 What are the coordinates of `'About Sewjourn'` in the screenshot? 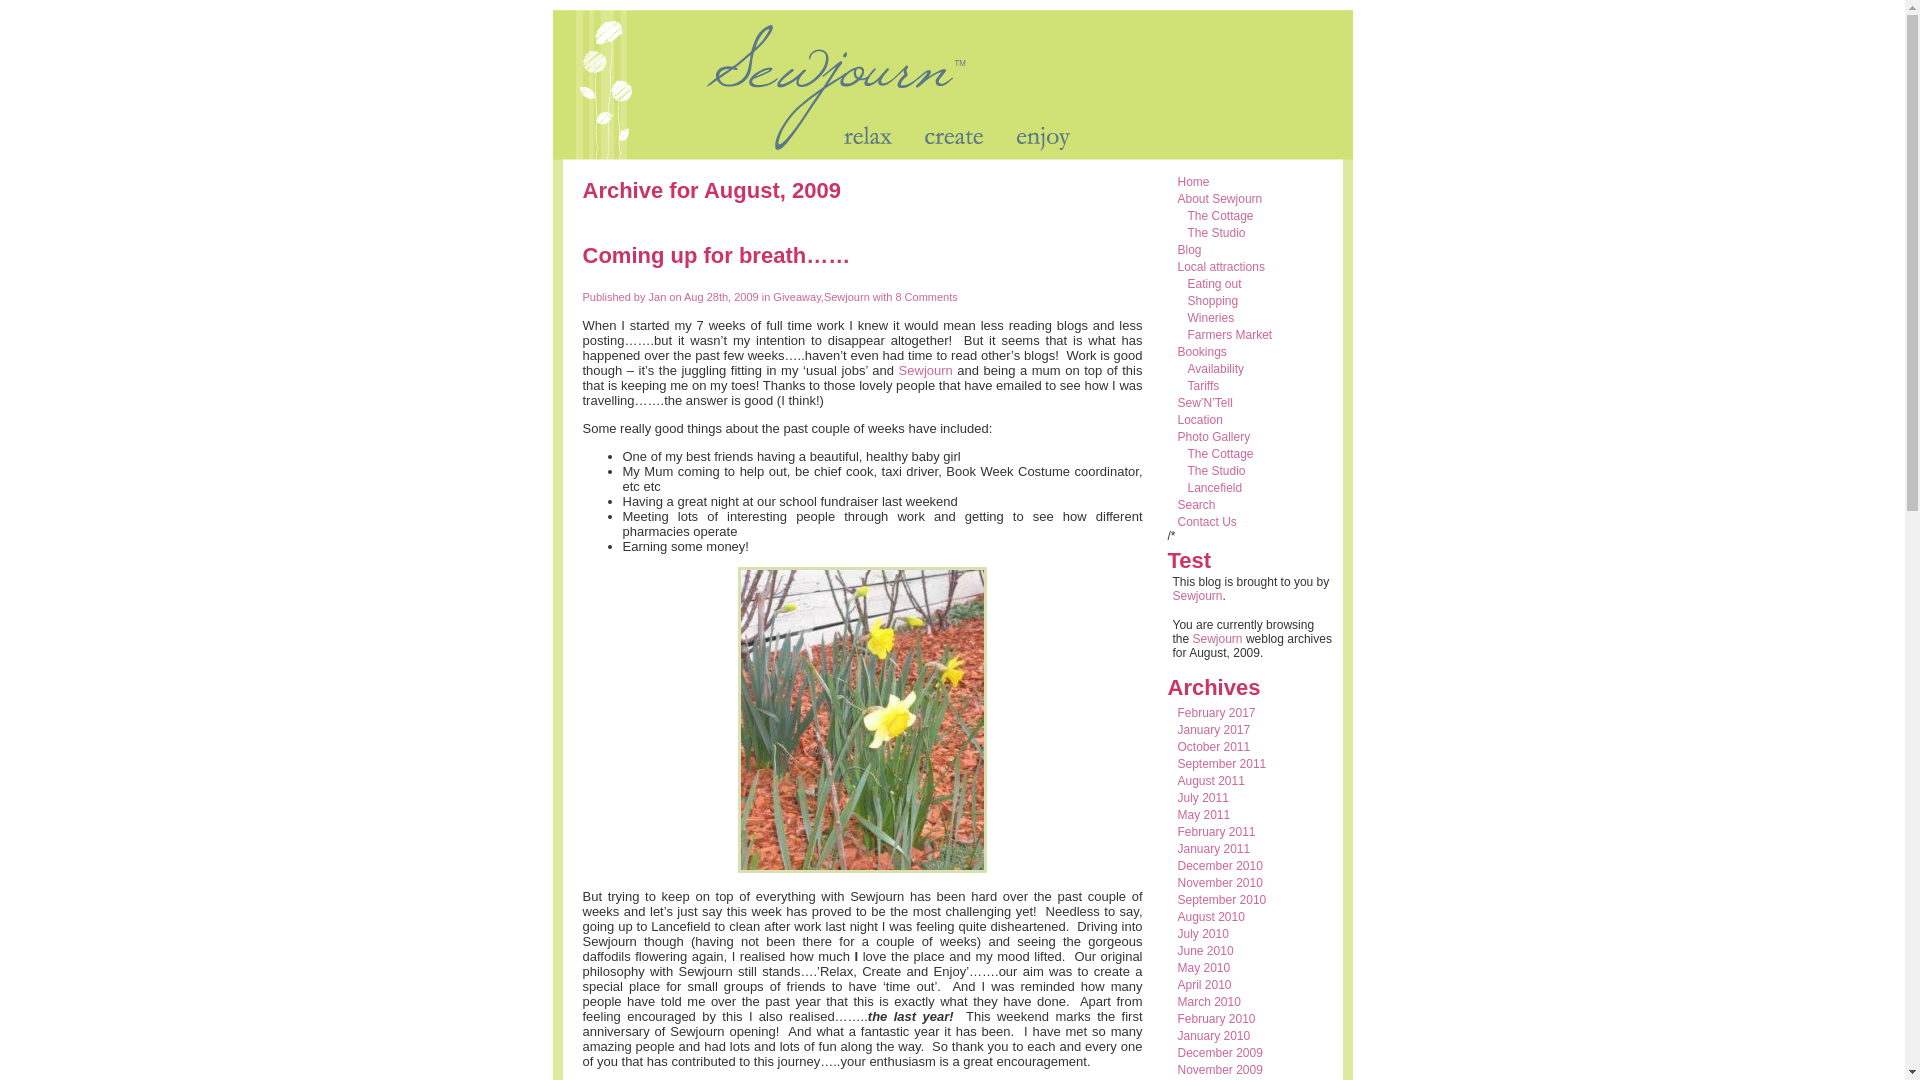 It's located at (1219, 199).